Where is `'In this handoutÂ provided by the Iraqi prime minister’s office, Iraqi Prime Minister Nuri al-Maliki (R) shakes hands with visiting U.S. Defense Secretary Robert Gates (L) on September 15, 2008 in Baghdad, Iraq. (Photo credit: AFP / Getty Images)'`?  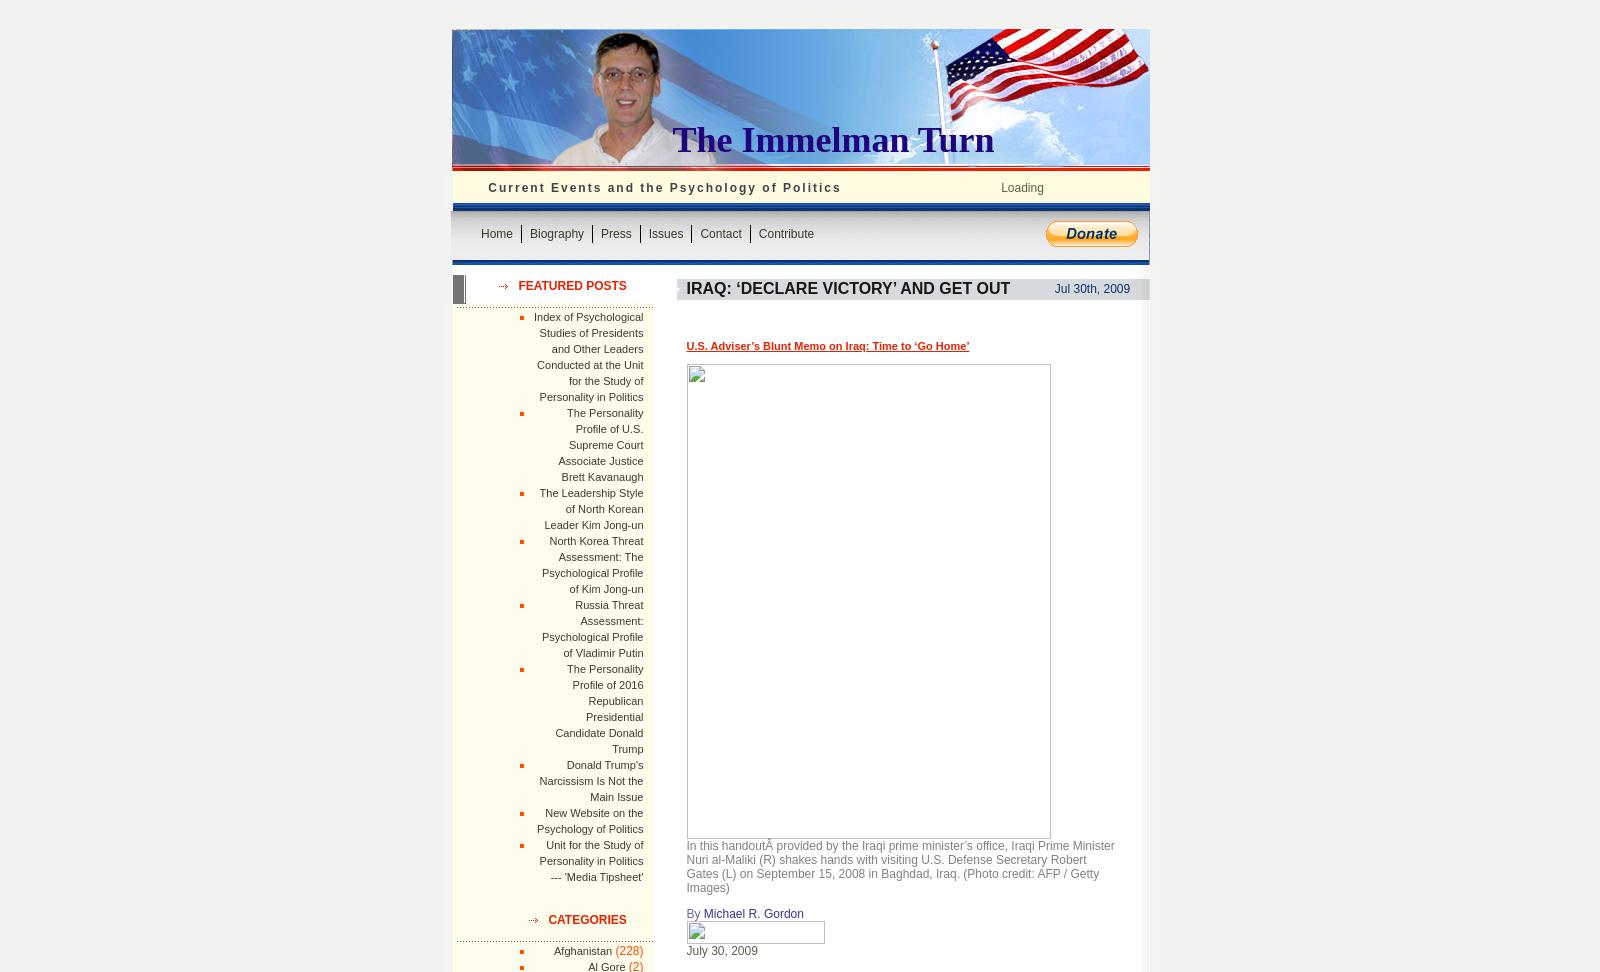
'In this handoutÂ provided by the Iraqi prime minister’s office, Iraqi Prime Minister Nuri al-Maliki (R) shakes hands with visiting U.S. Defense Secretary Robert Gates (L) on September 15, 2008 in Baghdad, Iraq. (Photo credit: AFP / Getty Images)' is located at coordinates (686, 867).